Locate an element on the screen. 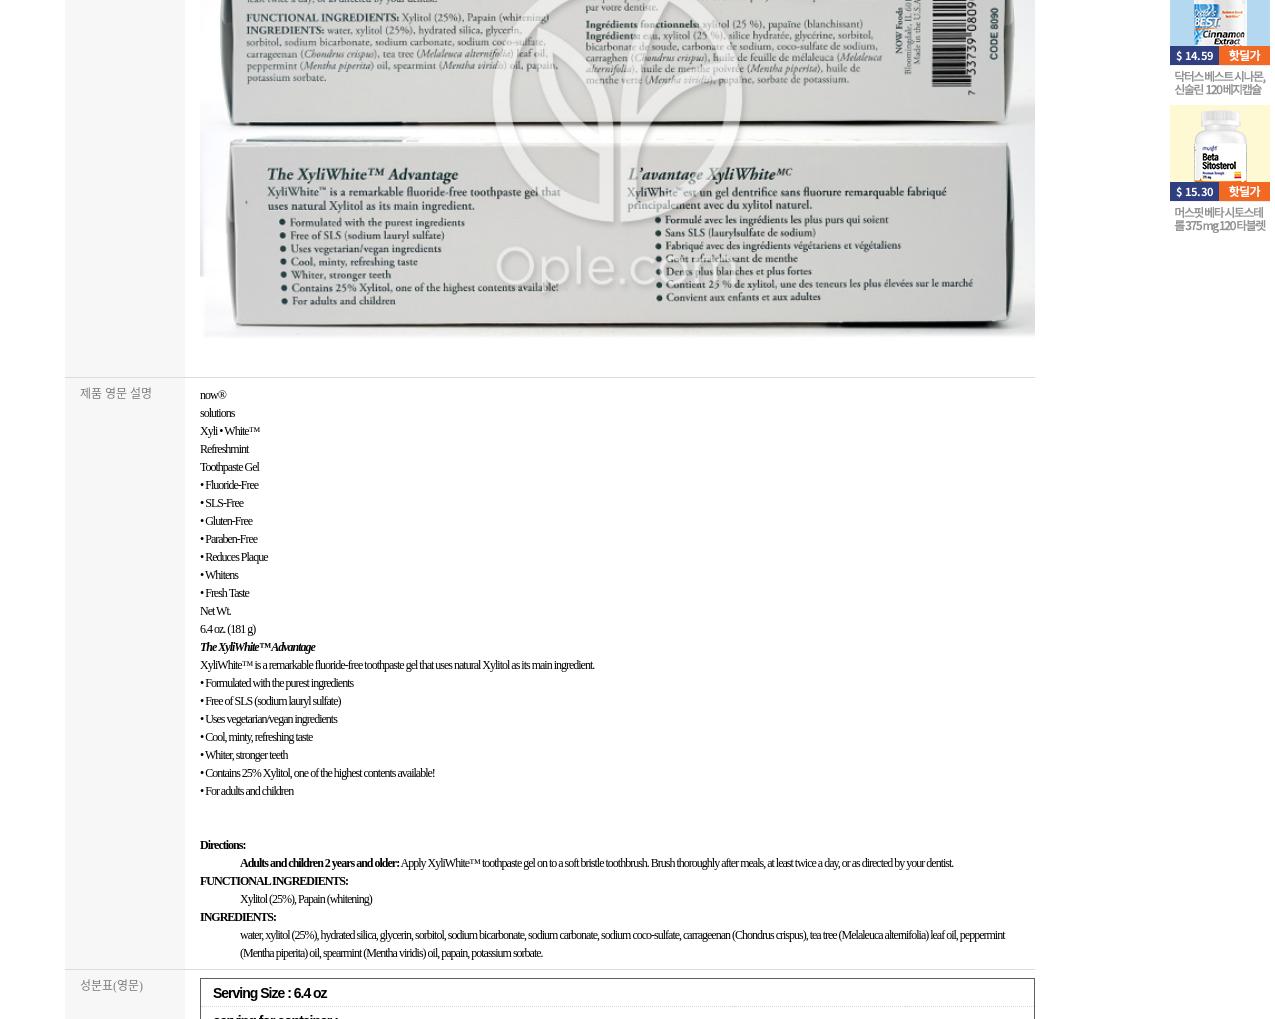 The height and width of the screenshot is (1019, 1275). '• Formulated with the purest ingredients' is located at coordinates (275, 682).